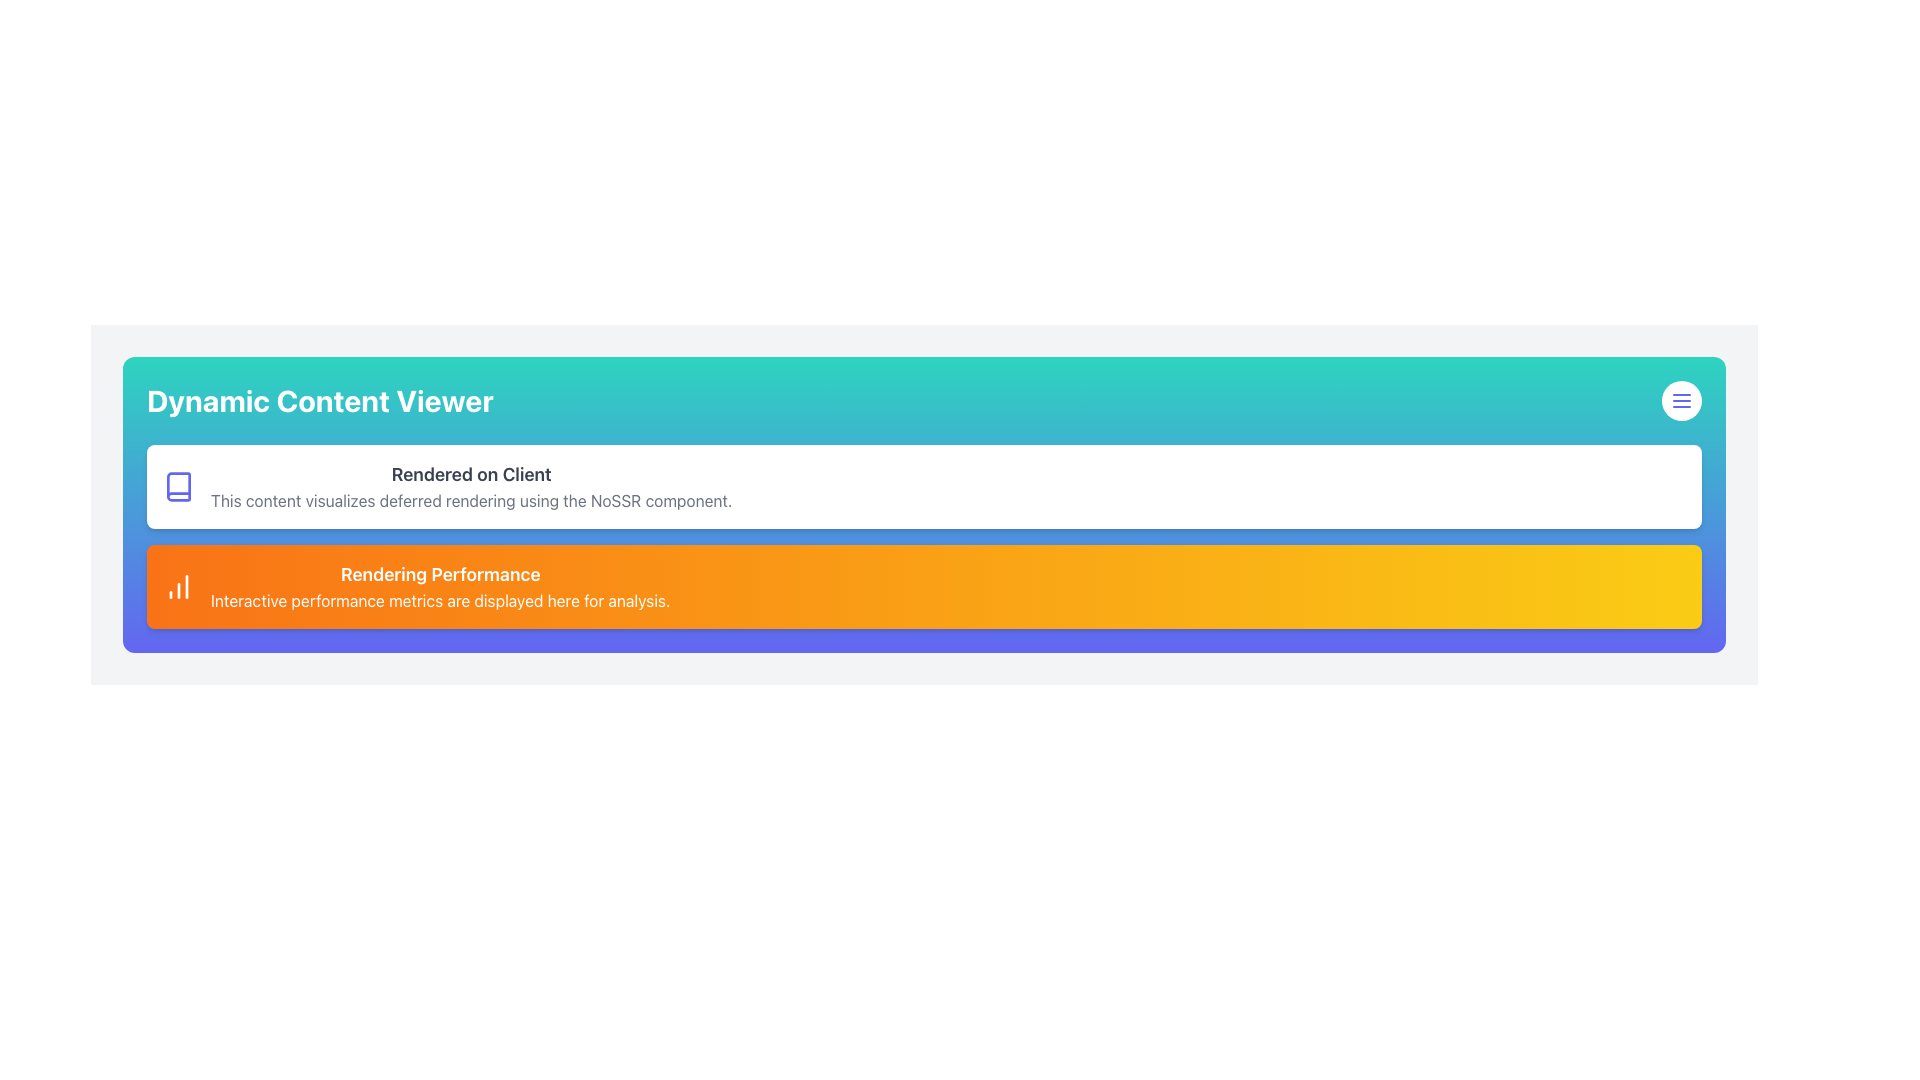 This screenshot has width=1920, height=1080. I want to click on the book icon, so click(178, 486).